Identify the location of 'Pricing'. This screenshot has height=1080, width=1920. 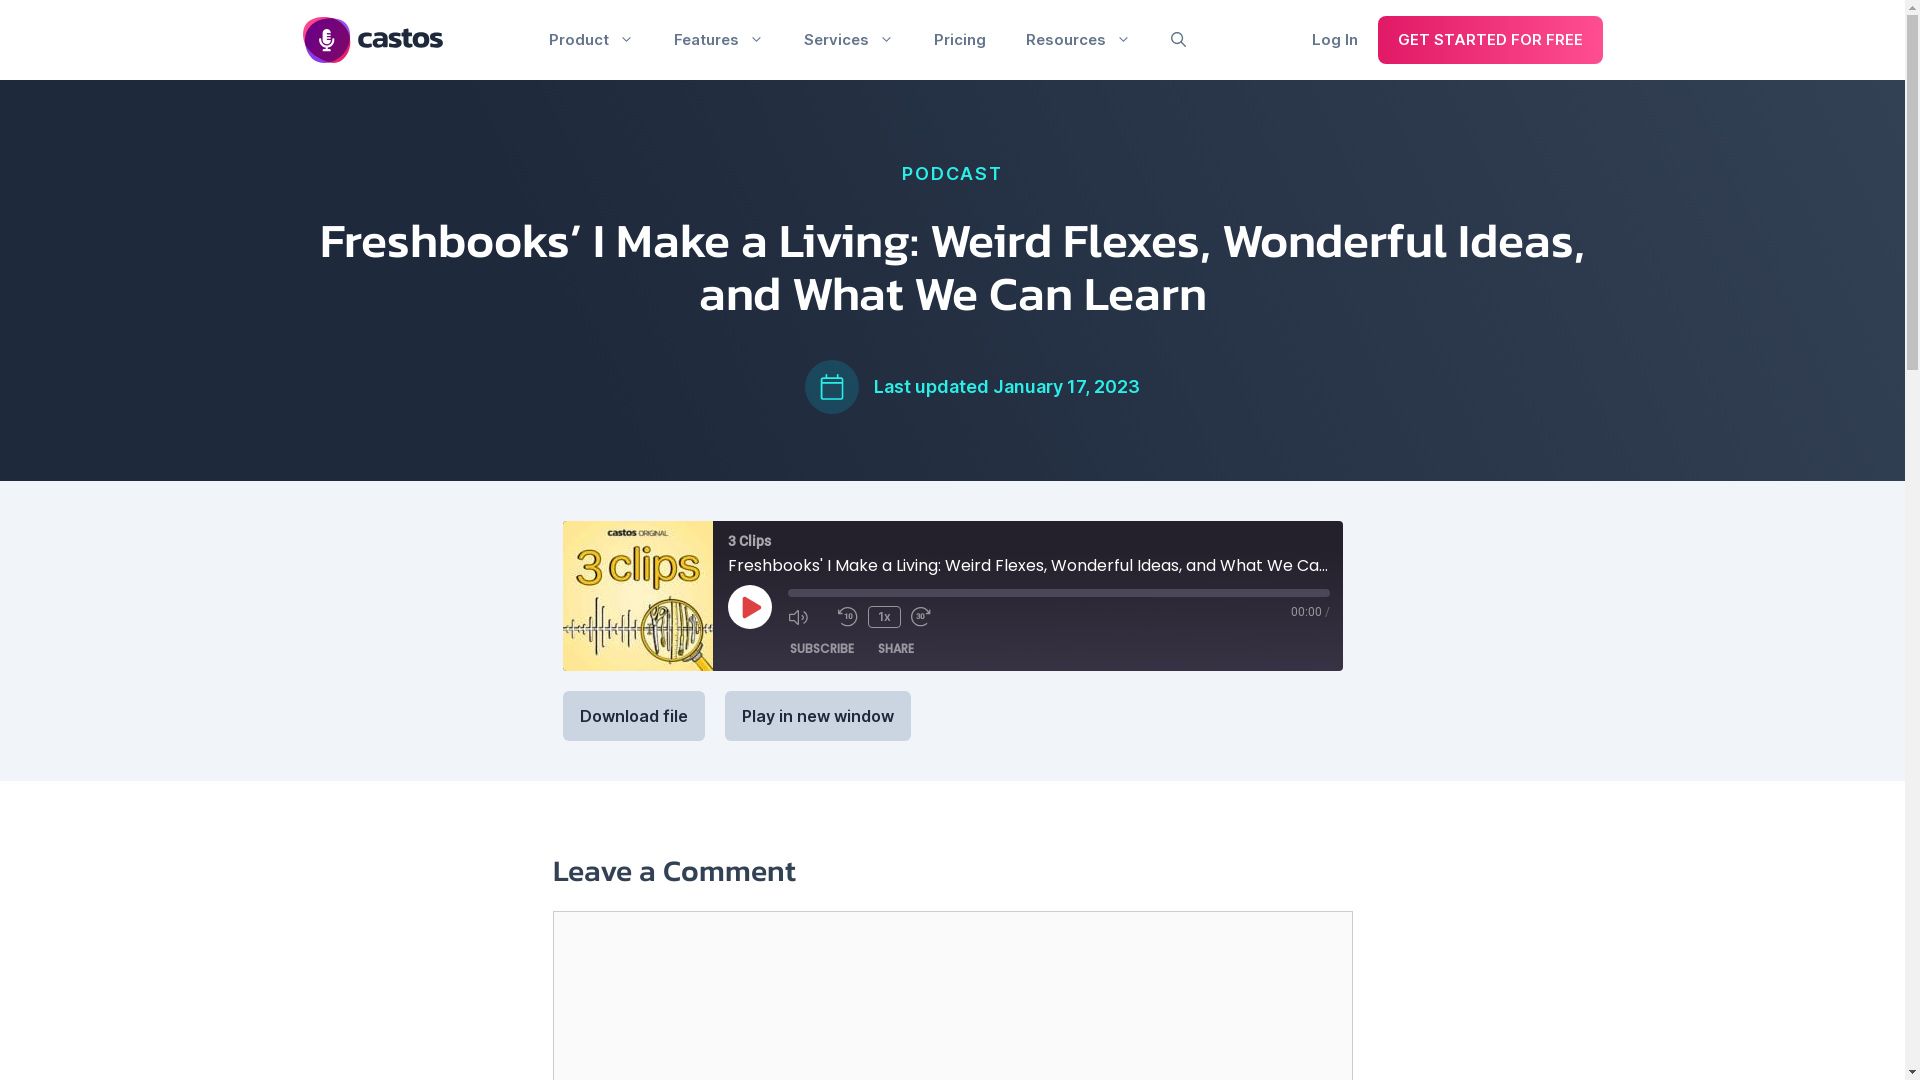
(912, 39).